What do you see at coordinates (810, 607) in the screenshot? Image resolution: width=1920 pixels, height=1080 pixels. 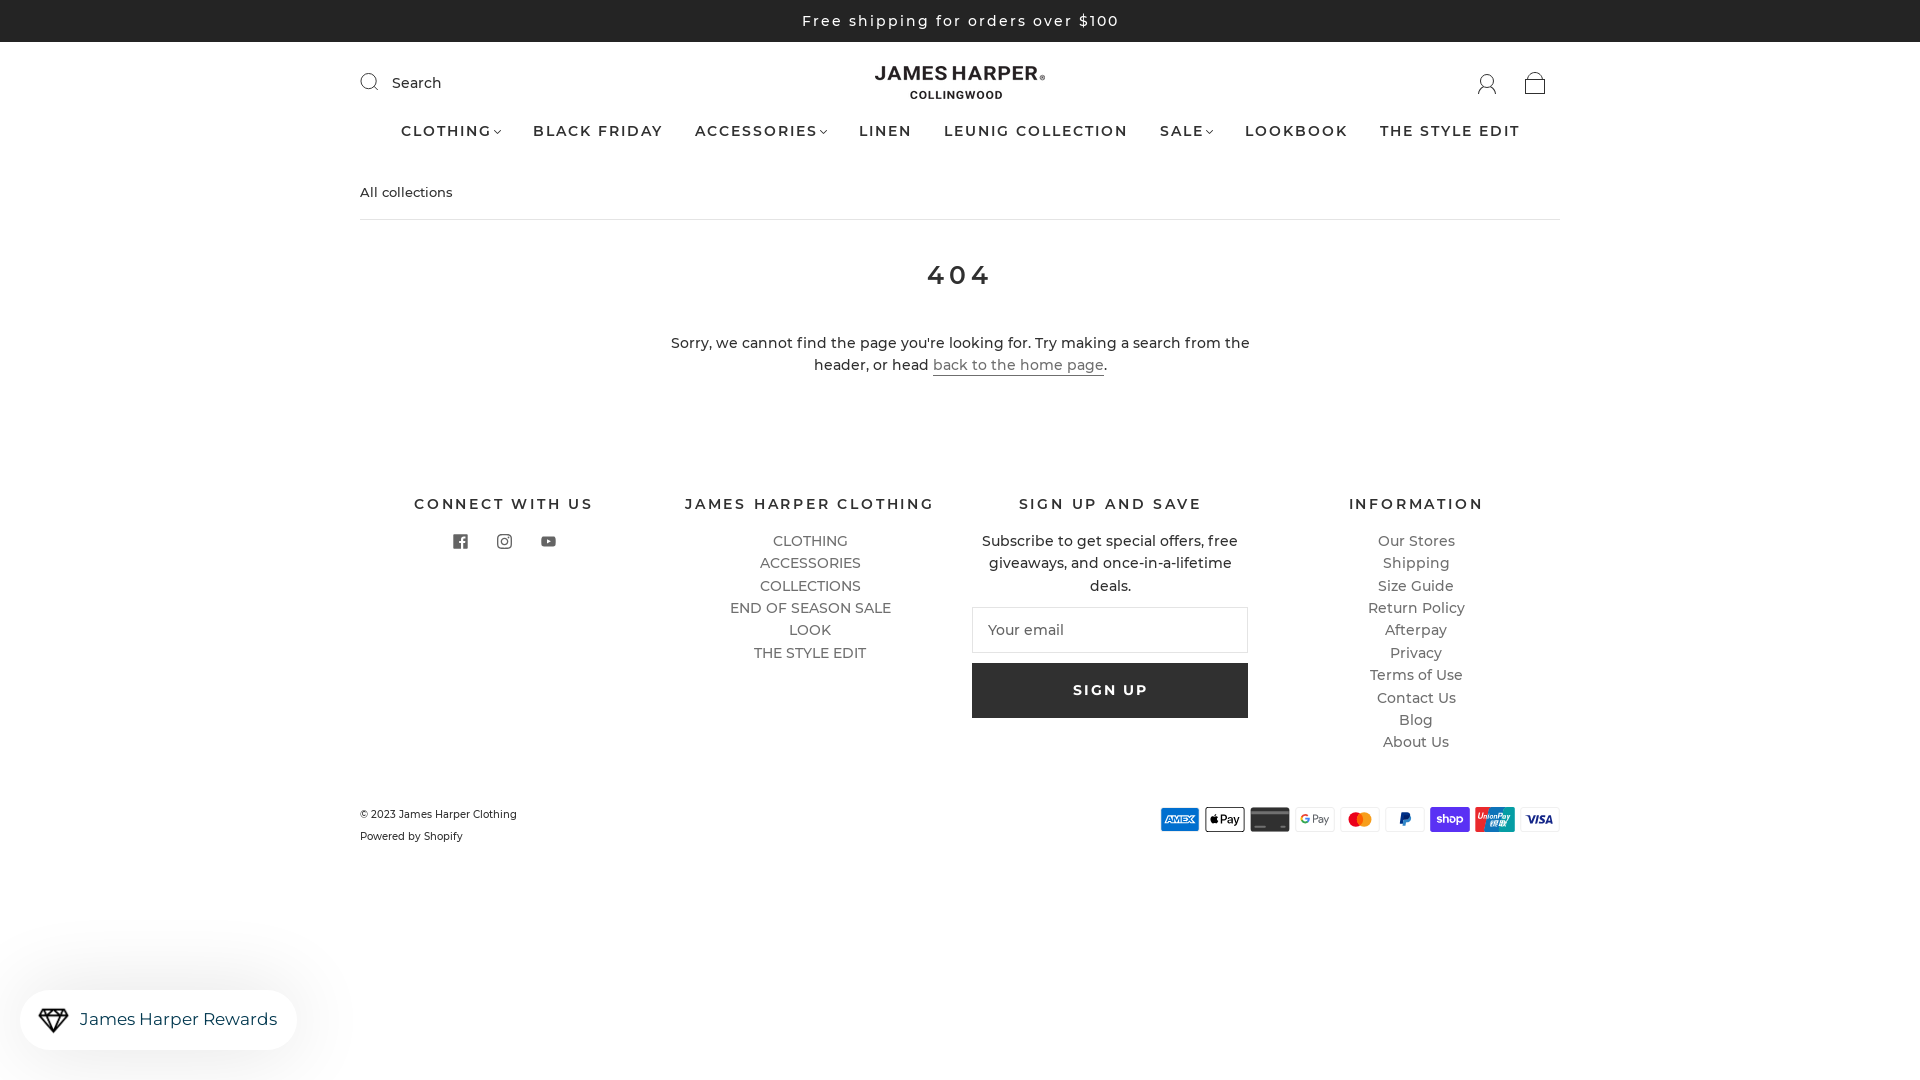 I see `'END OF SEASON SALE'` at bounding box center [810, 607].